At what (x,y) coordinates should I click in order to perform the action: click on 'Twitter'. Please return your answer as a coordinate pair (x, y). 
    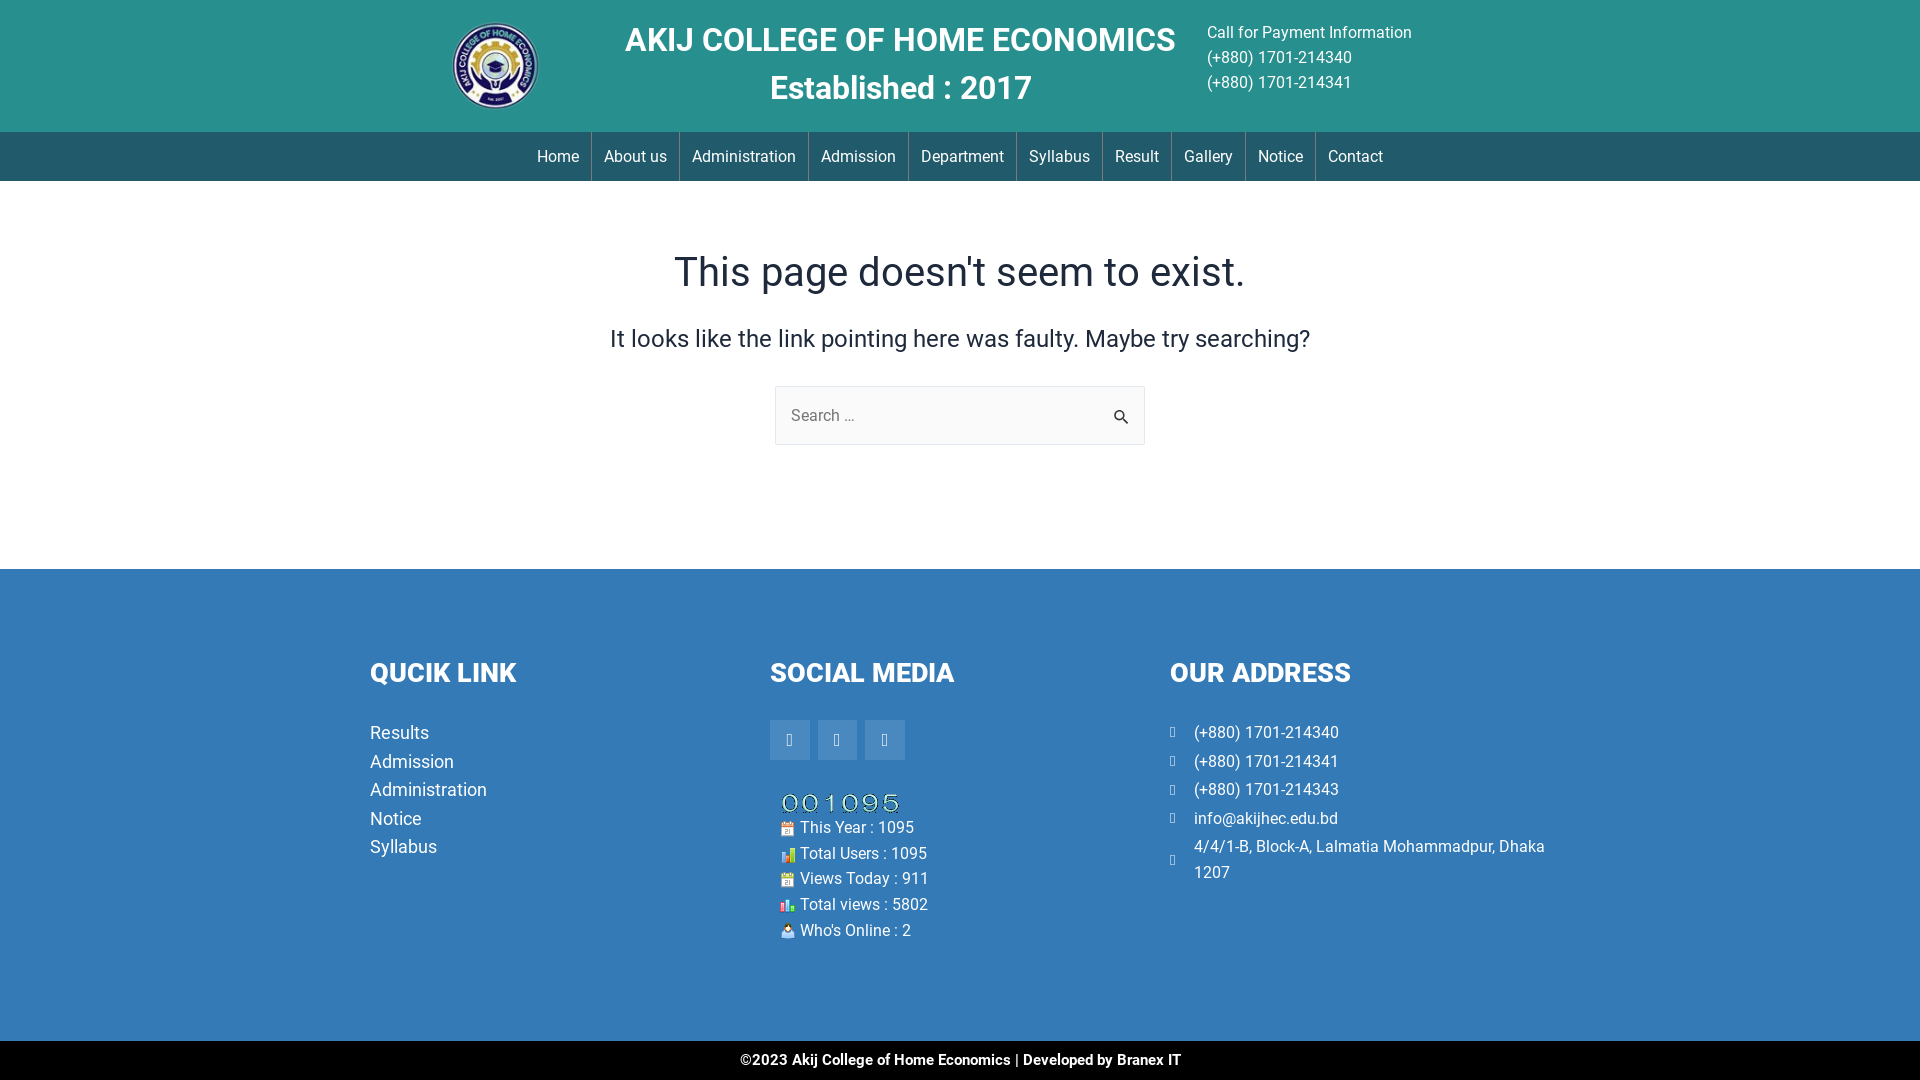
    Looking at the image, I should click on (838, 740).